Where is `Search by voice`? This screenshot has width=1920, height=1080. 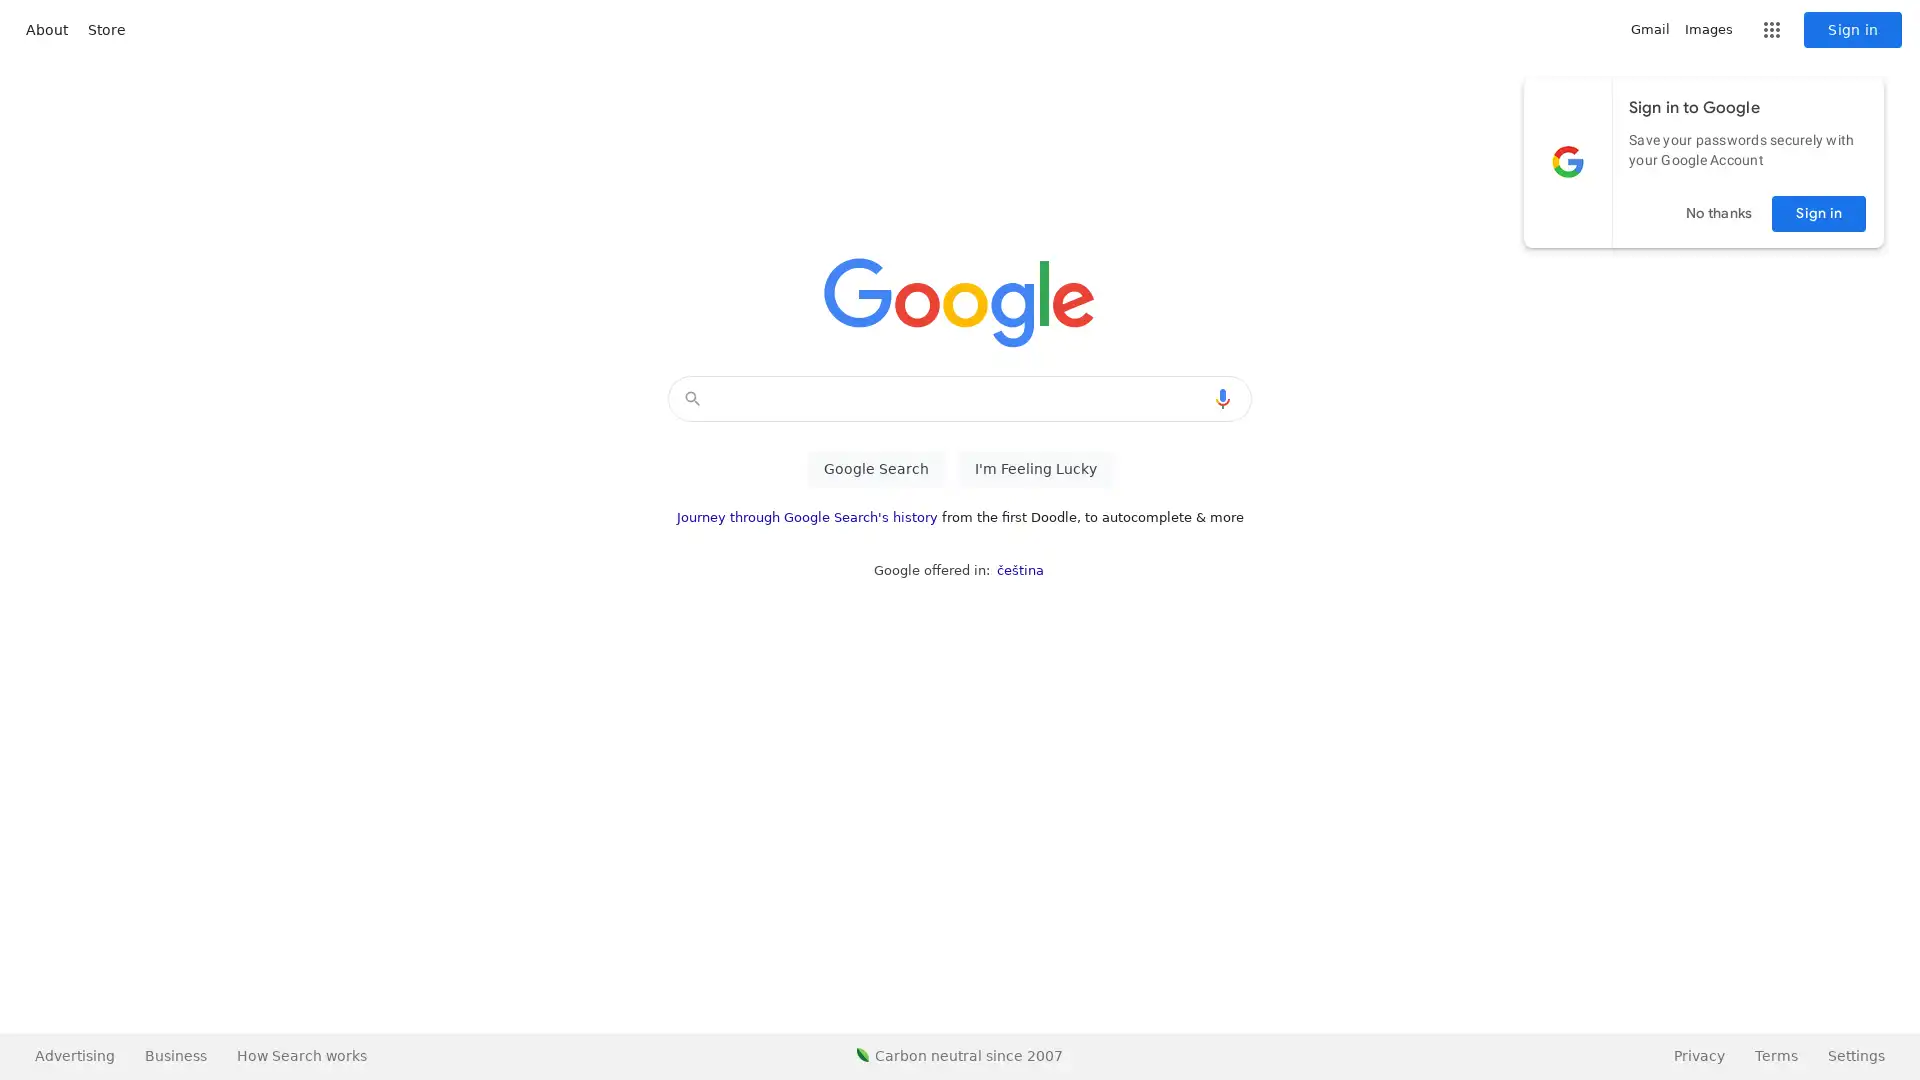
Search by voice is located at coordinates (1222, 398).